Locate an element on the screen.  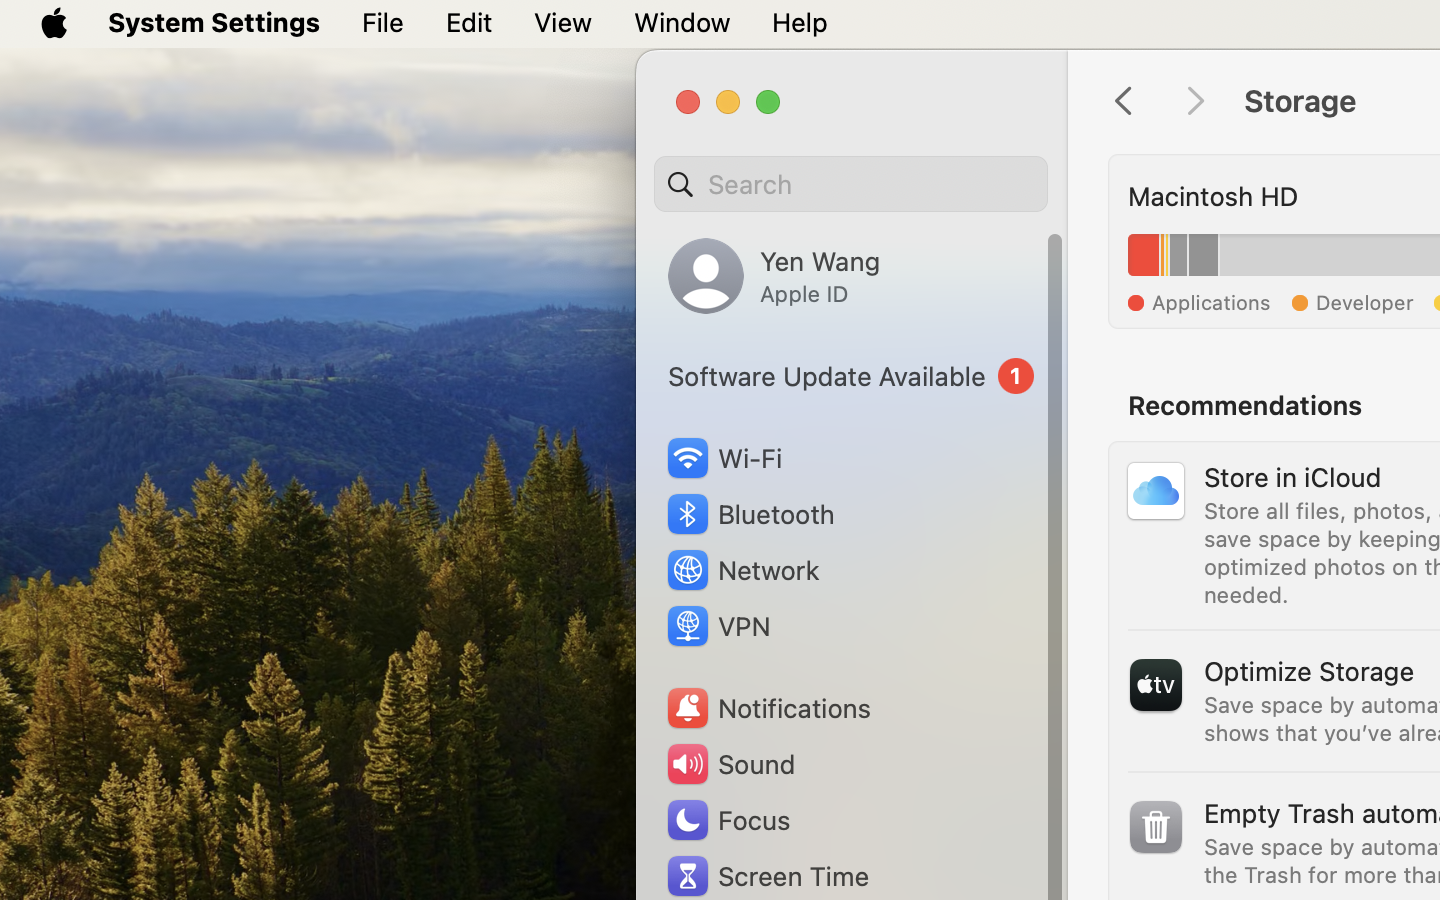
'Macintosh HD' is located at coordinates (1212, 196).